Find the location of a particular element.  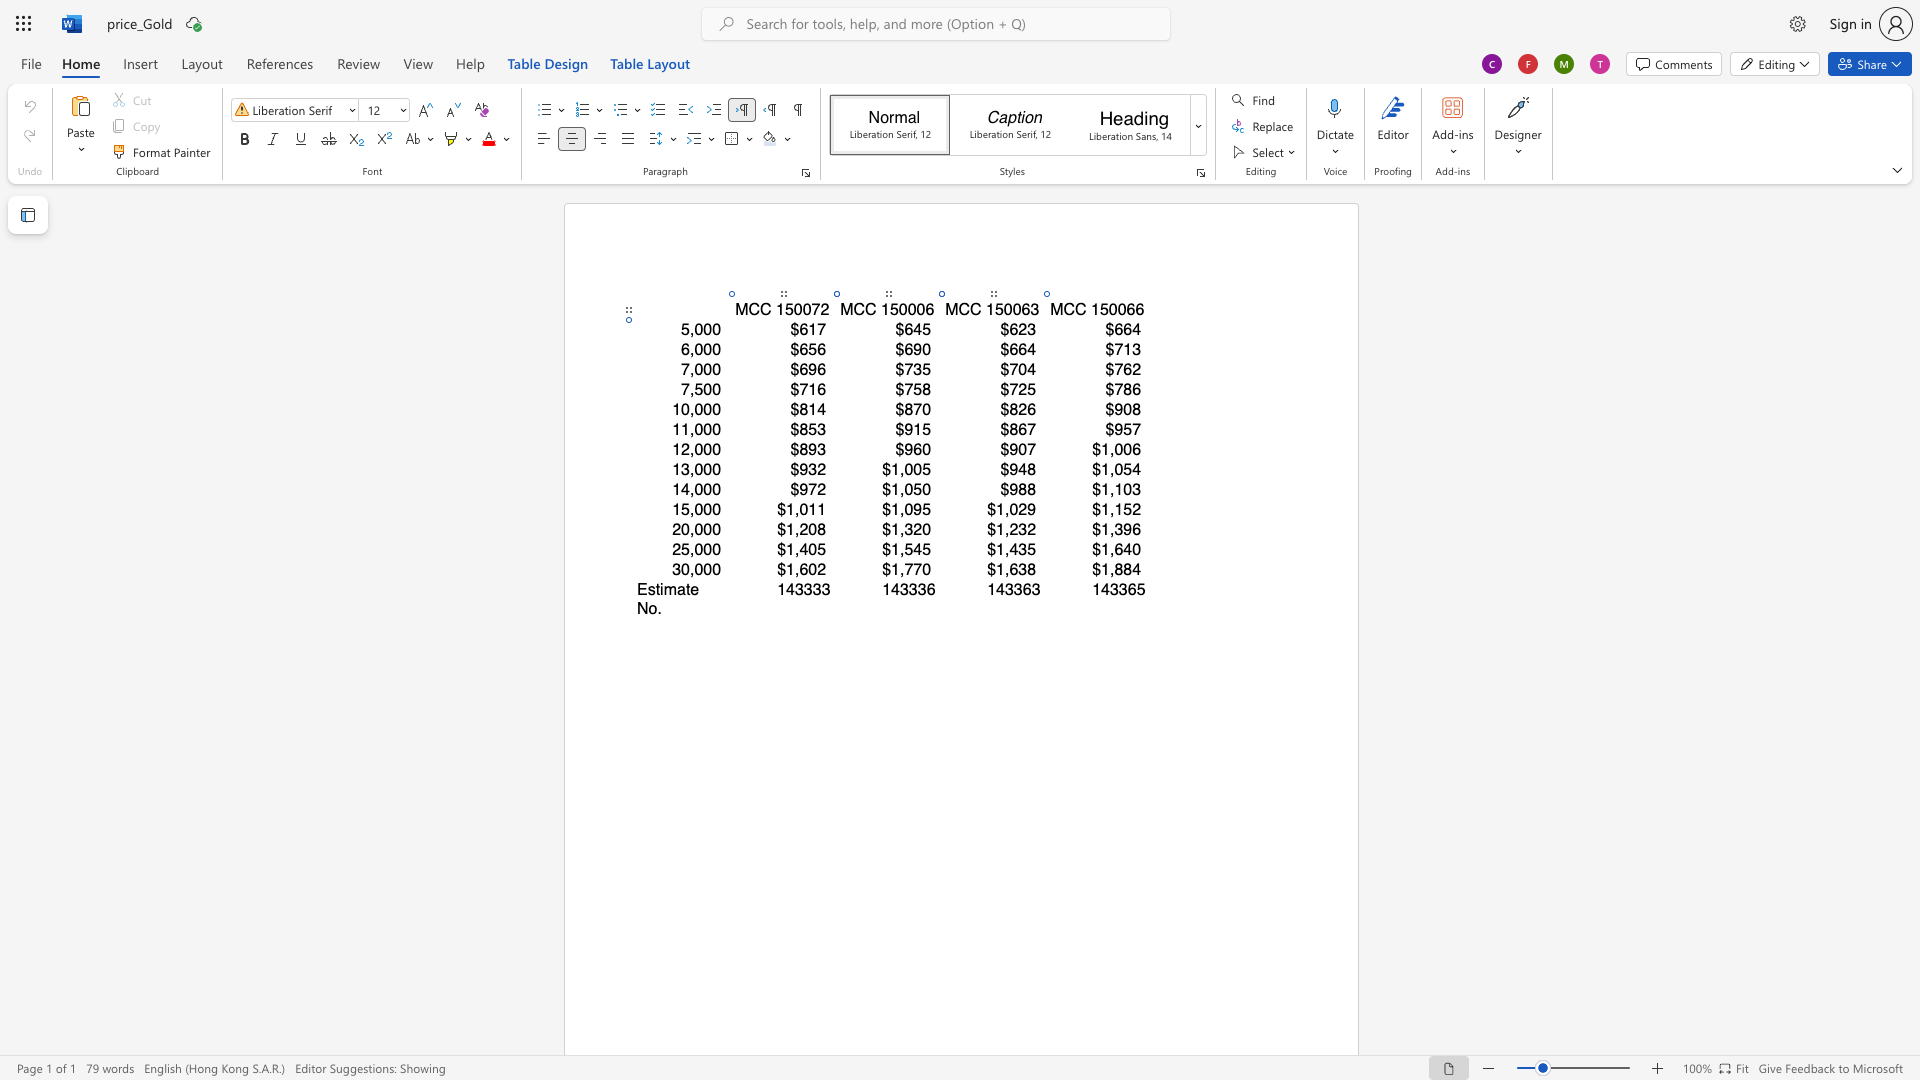

the 1th character "M" in the text is located at coordinates (1055, 309).